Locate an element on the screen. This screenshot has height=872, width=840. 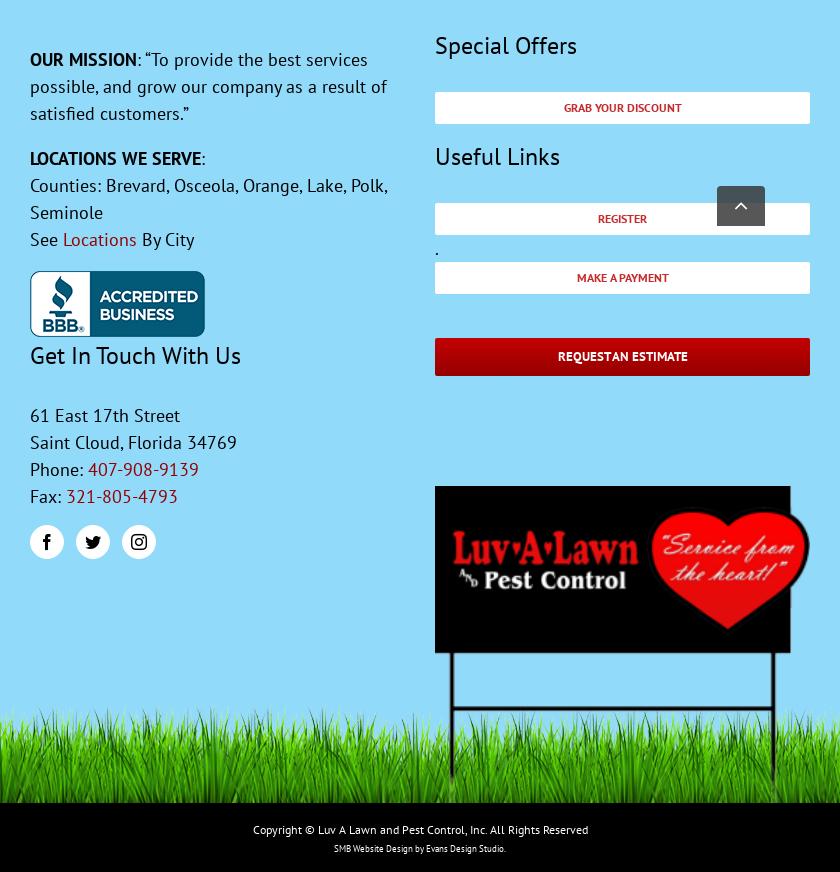
'61 East 17th Street' is located at coordinates (105, 415).